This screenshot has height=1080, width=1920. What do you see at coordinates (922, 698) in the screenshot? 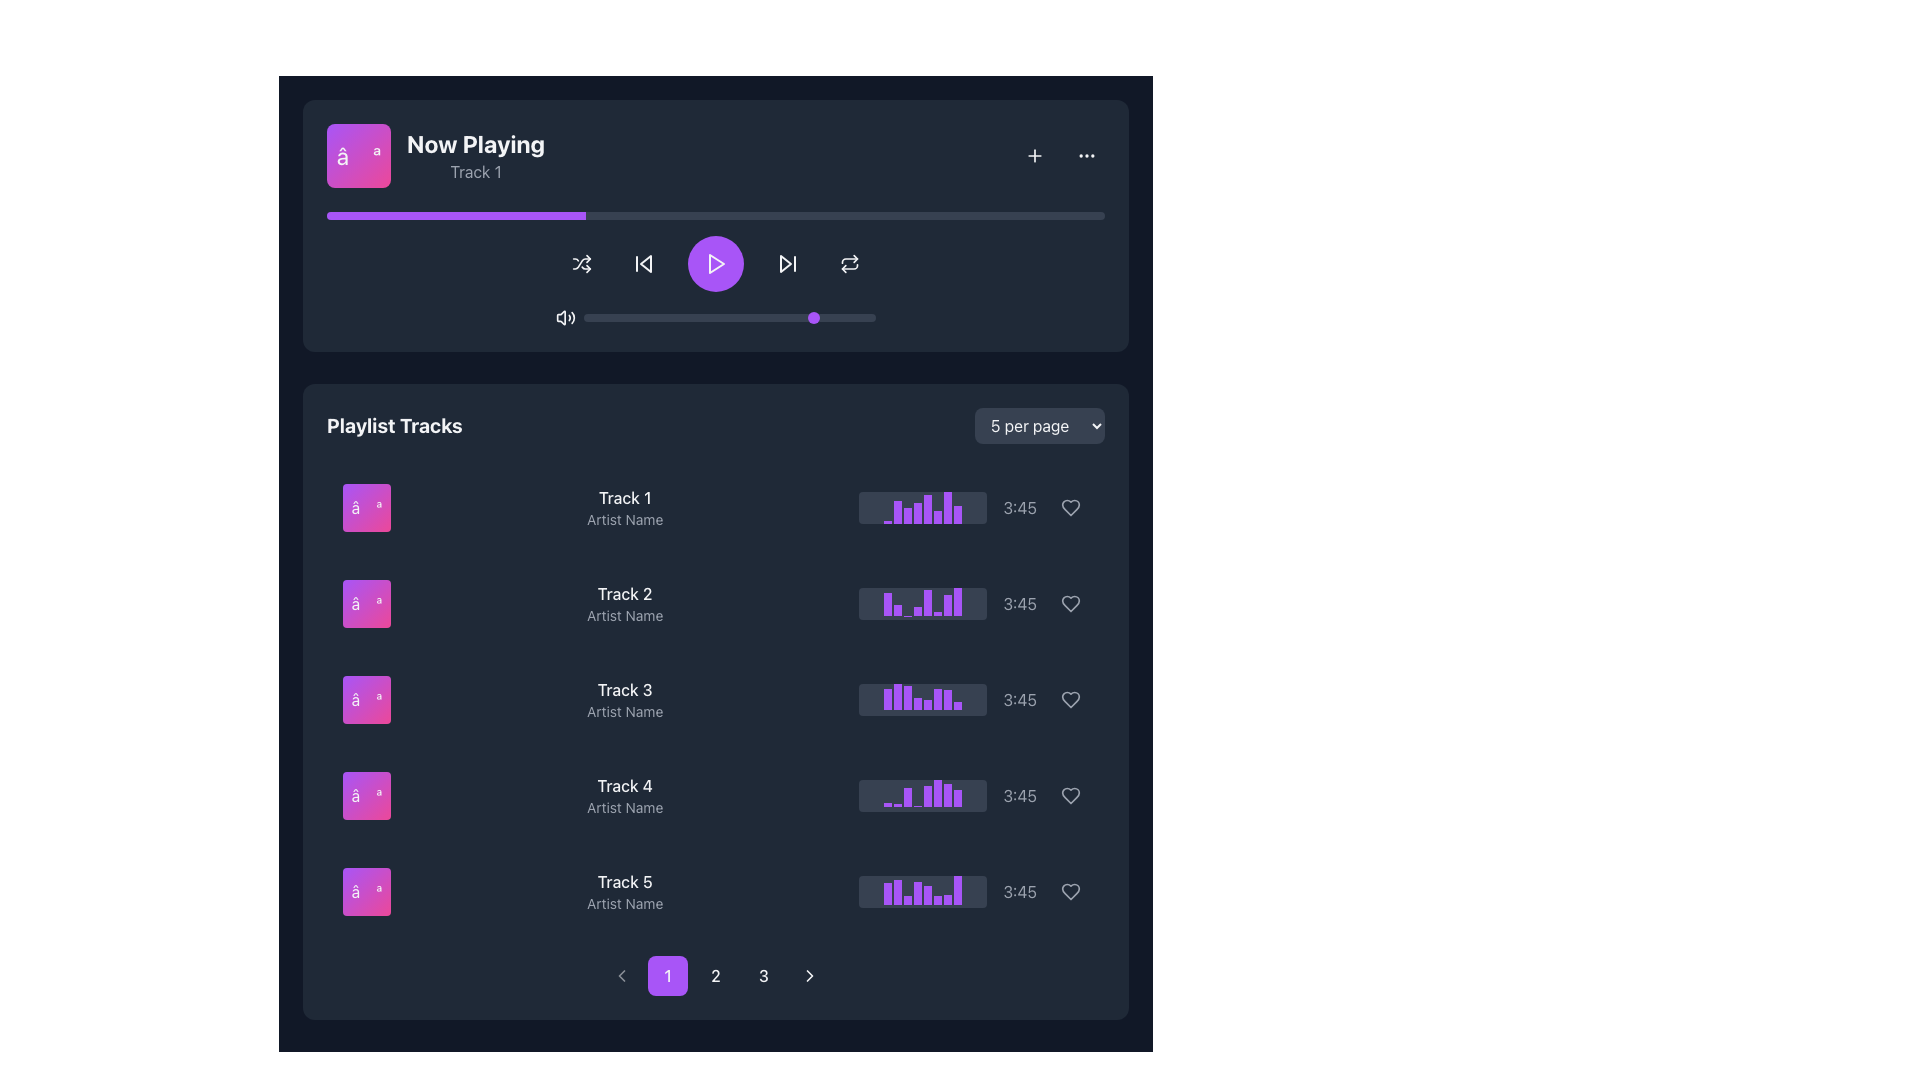
I see `the static graphical audio indicator, which is a horizontal bar with a medium-grey background and rounded corners, located in the third track's information row, right of the track title and artist name, and left of the duration text '3:45'` at bounding box center [922, 698].